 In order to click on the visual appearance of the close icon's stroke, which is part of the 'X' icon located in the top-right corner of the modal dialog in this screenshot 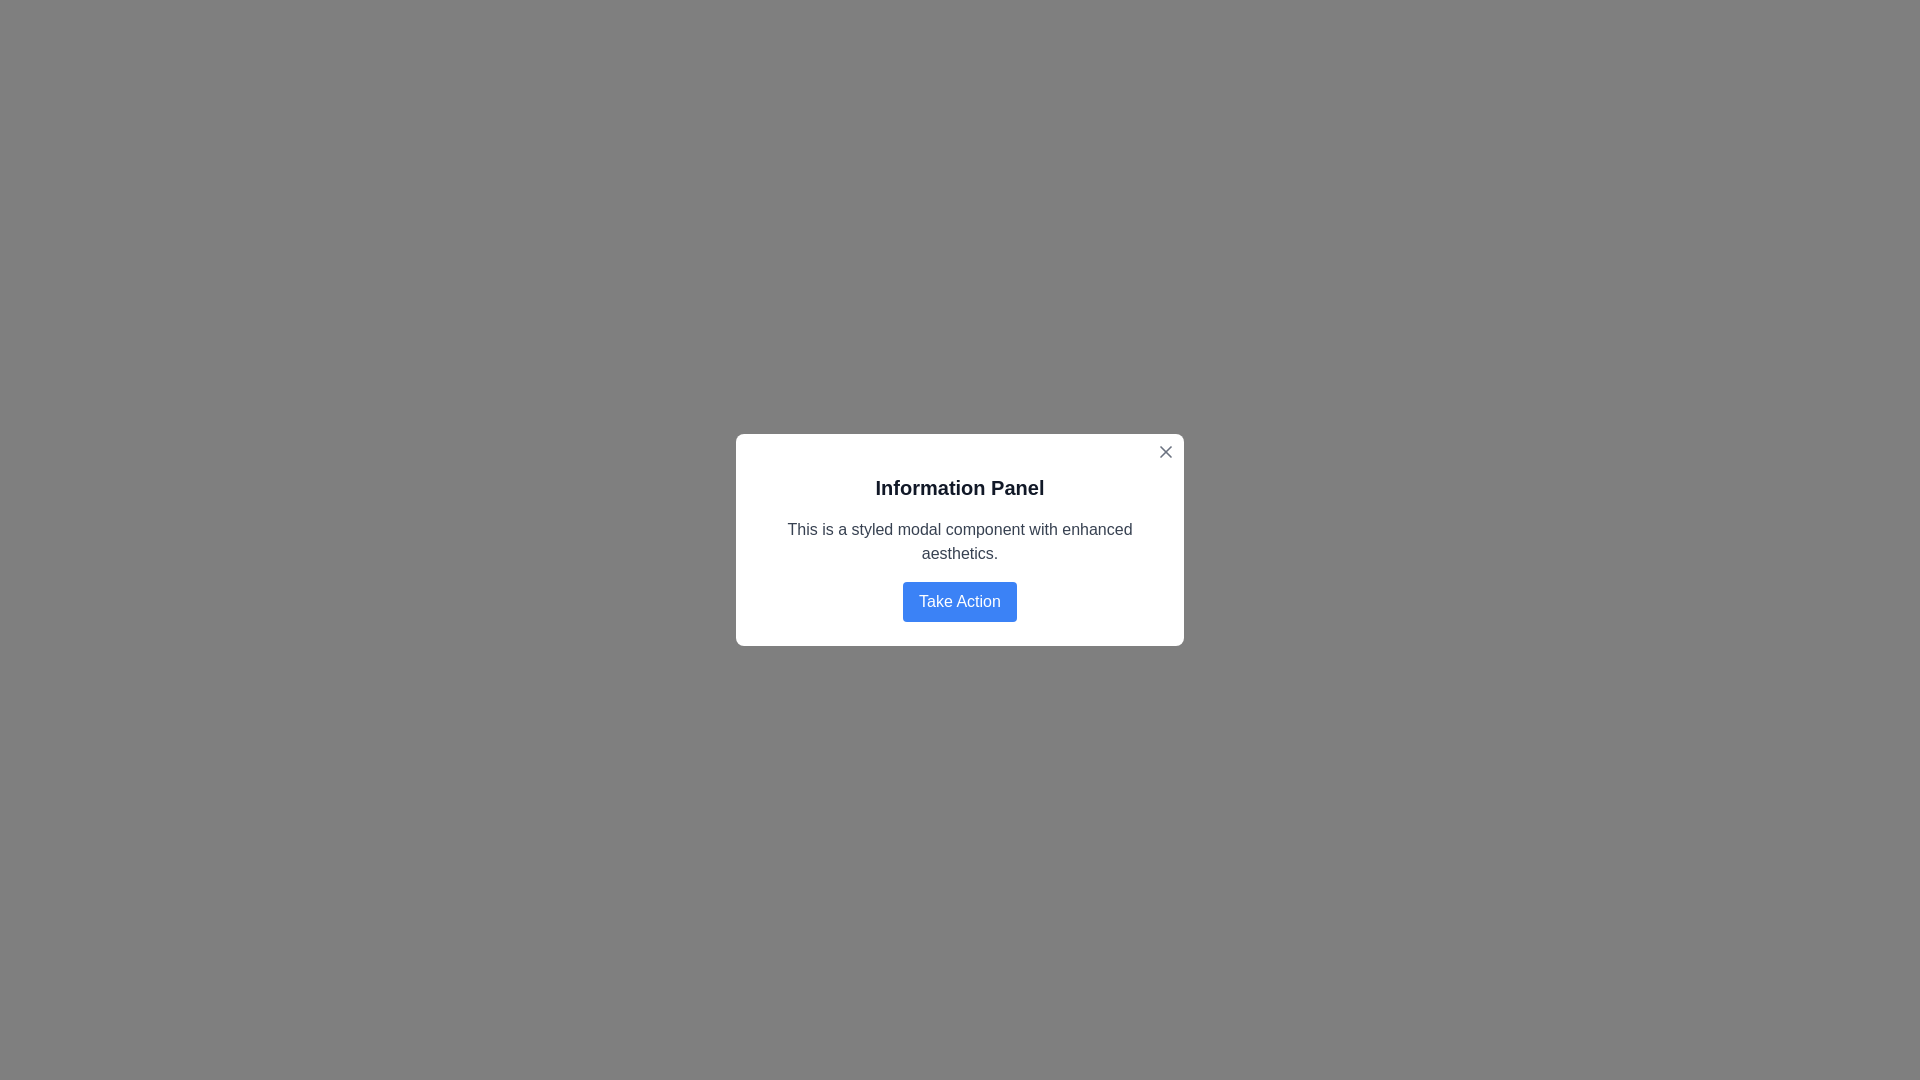, I will do `click(1166, 451)`.